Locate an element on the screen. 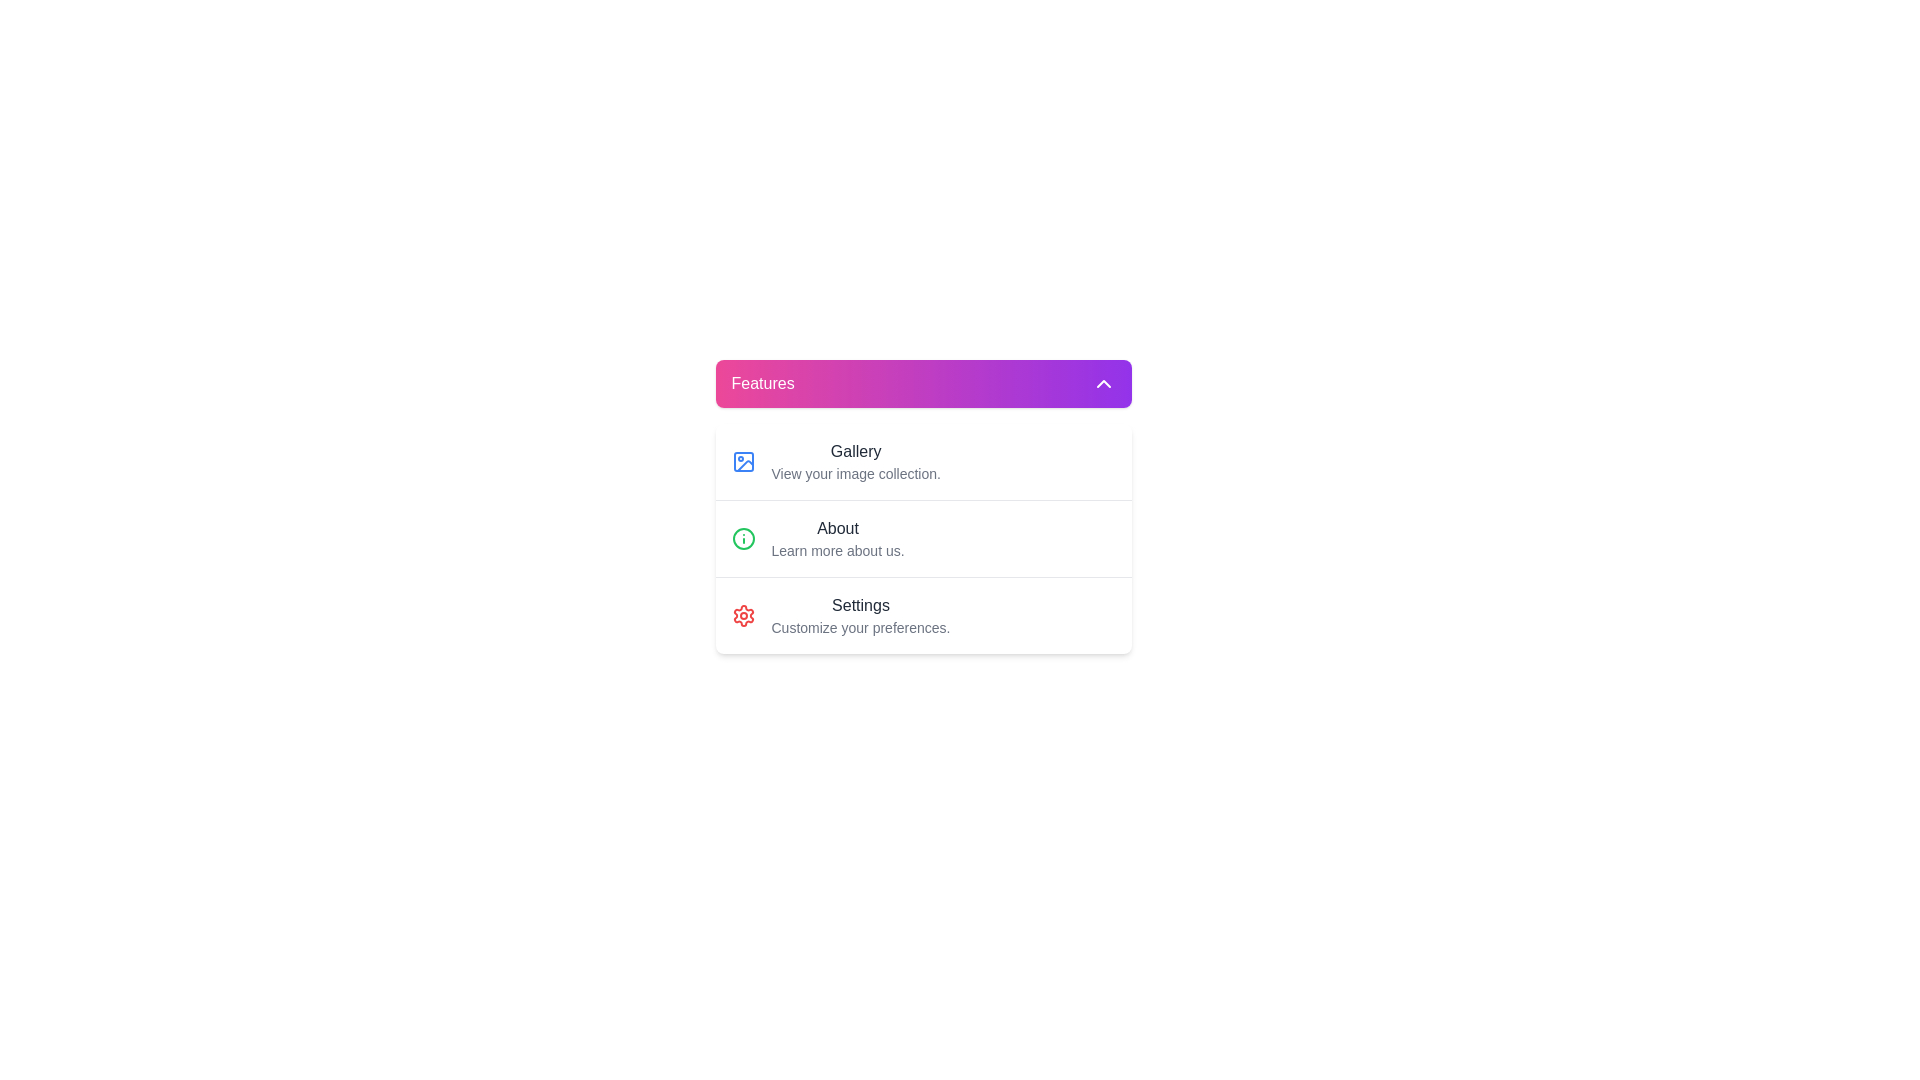 The width and height of the screenshot is (1920, 1080). the 'Gallery' button, which is a blue rectangular component with an image icon and labeled in bold black font is located at coordinates (922, 462).